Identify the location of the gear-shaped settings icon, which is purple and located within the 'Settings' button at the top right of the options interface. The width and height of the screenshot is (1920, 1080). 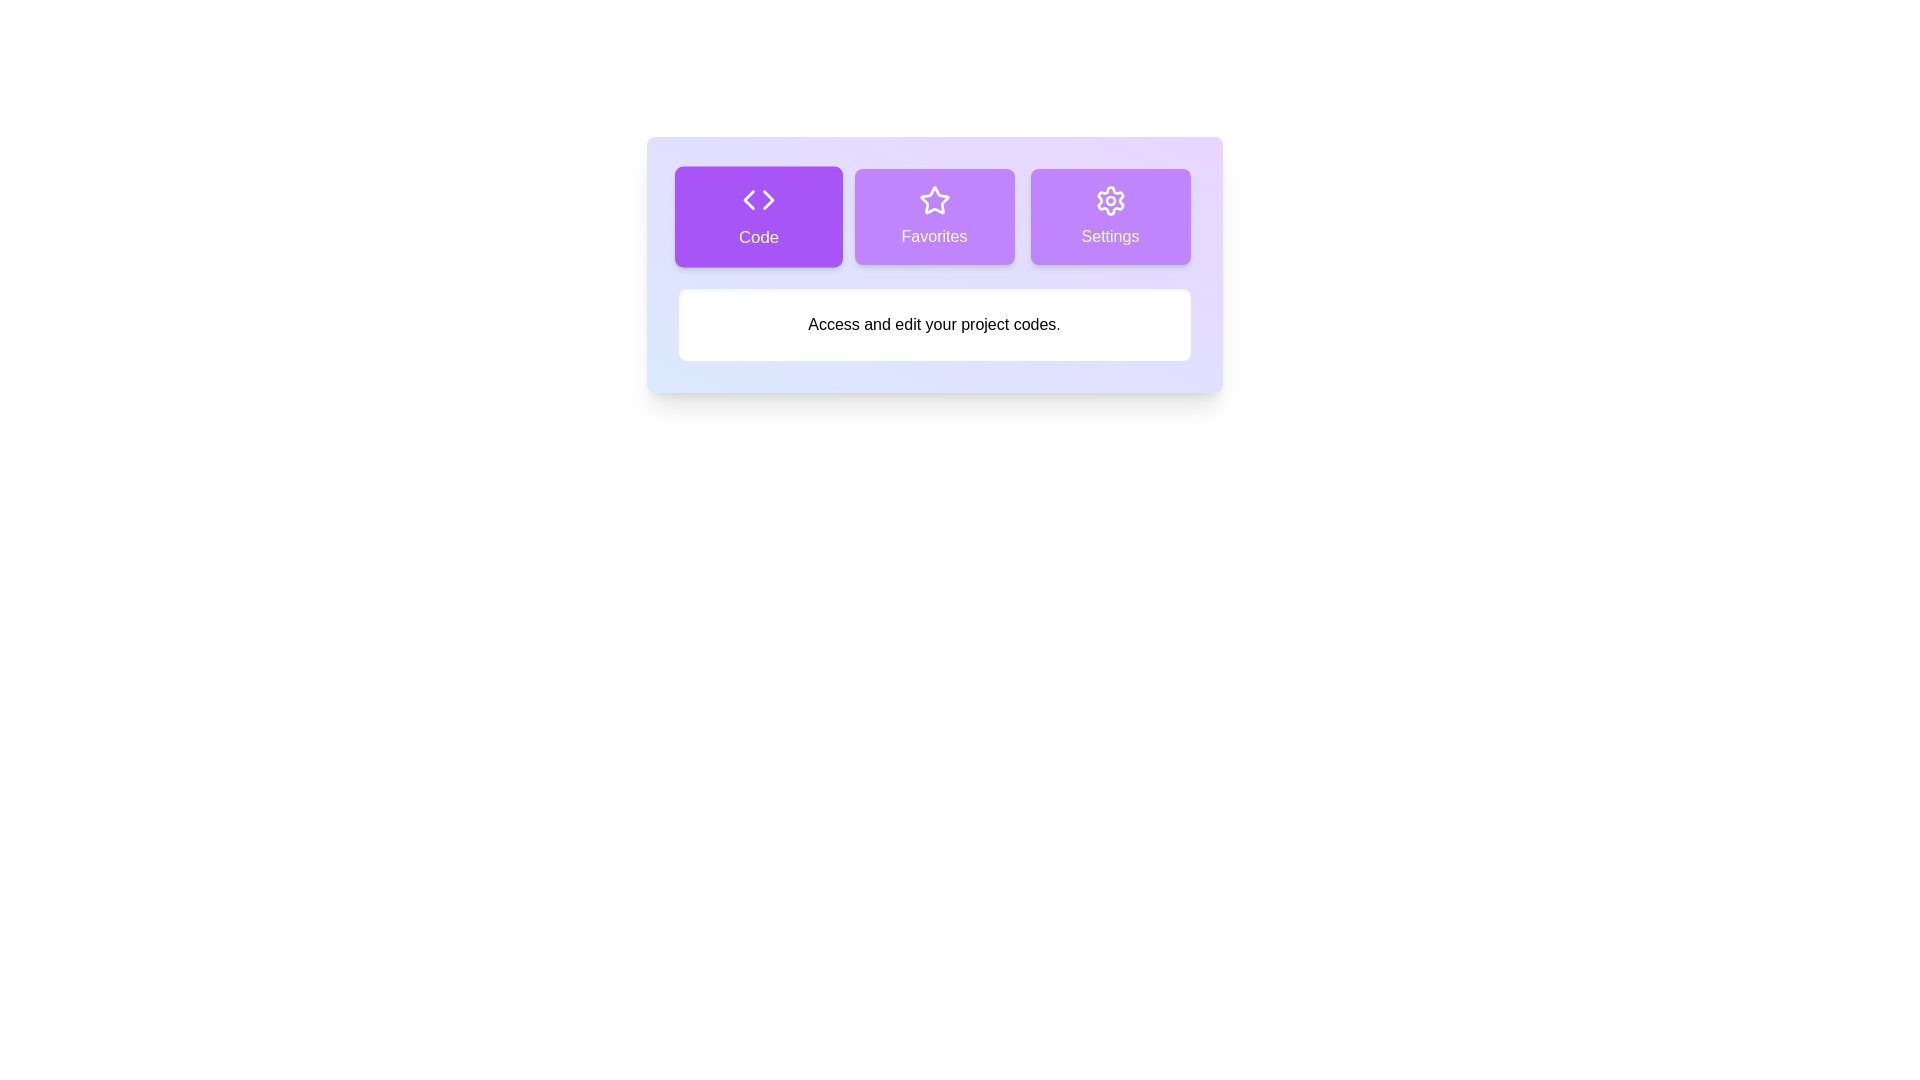
(1109, 200).